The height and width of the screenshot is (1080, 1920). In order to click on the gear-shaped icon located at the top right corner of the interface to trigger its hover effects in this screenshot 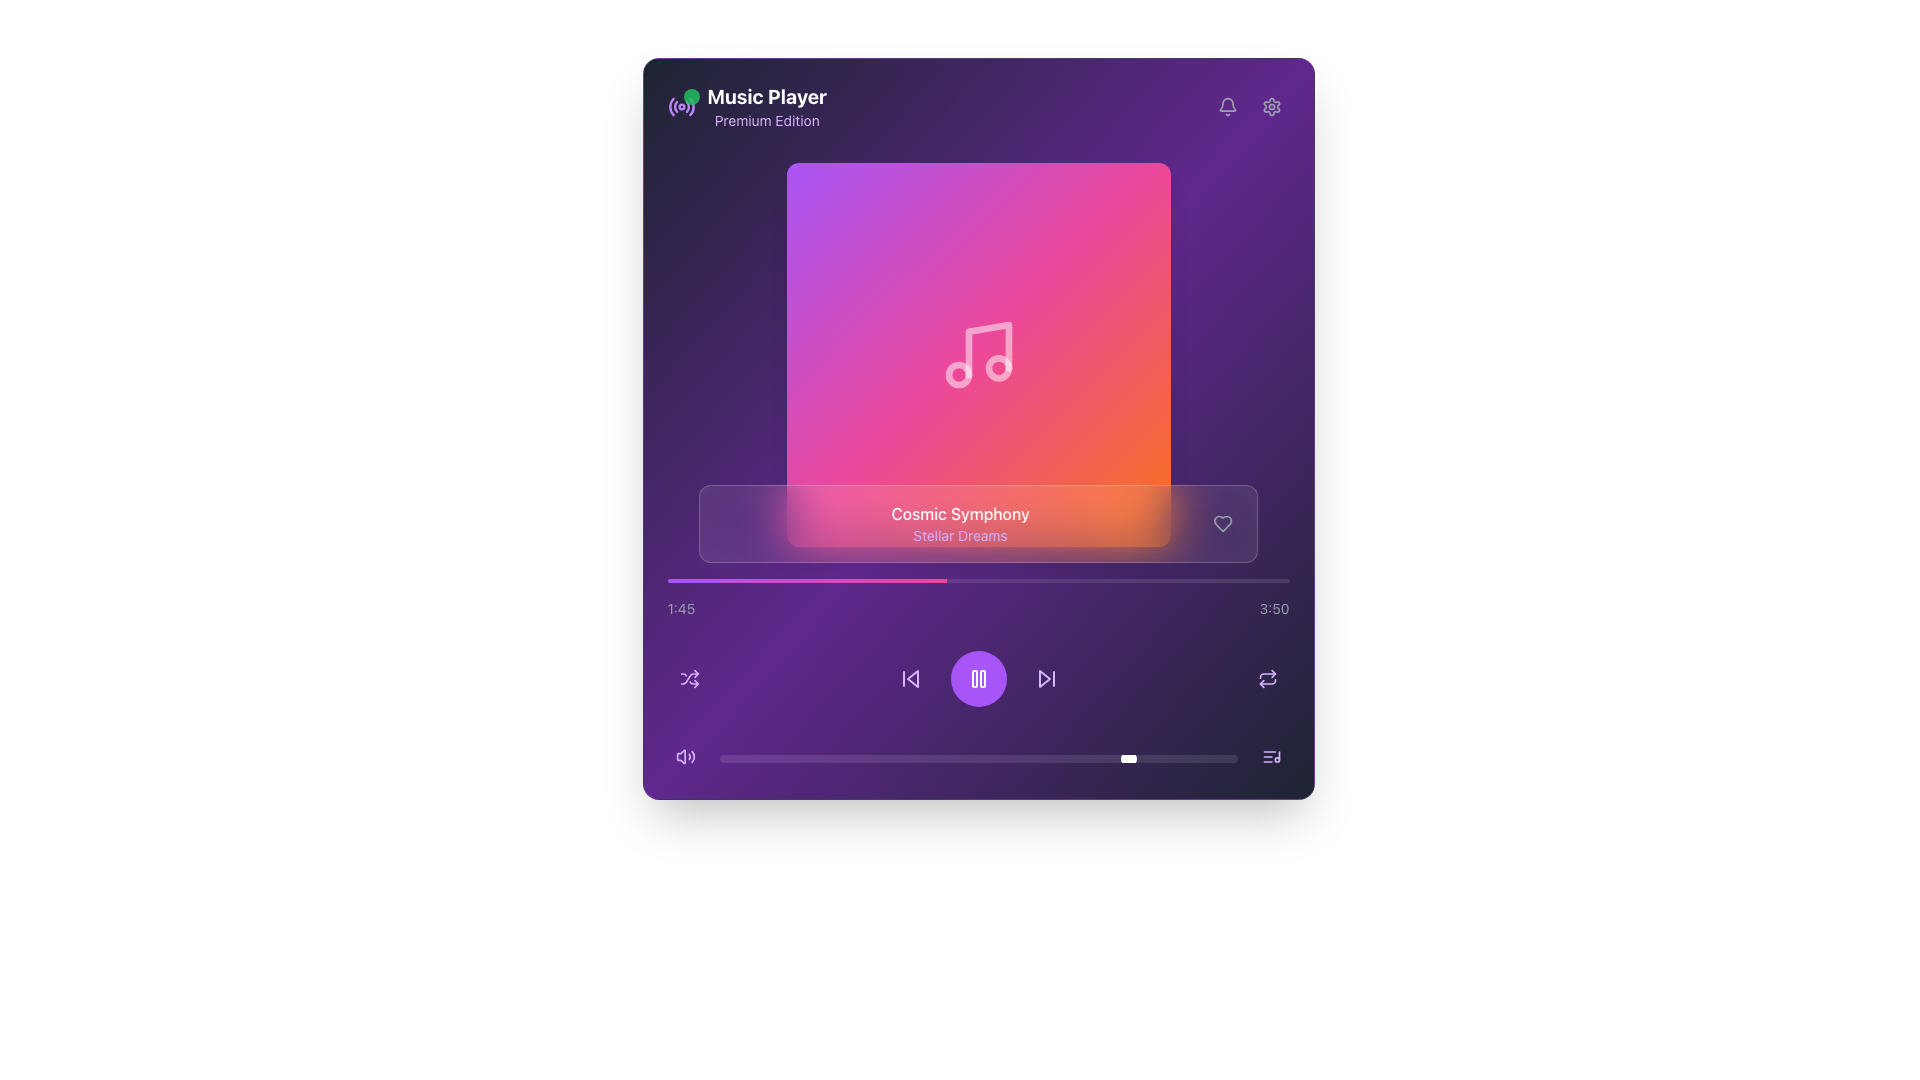, I will do `click(1270, 107)`.